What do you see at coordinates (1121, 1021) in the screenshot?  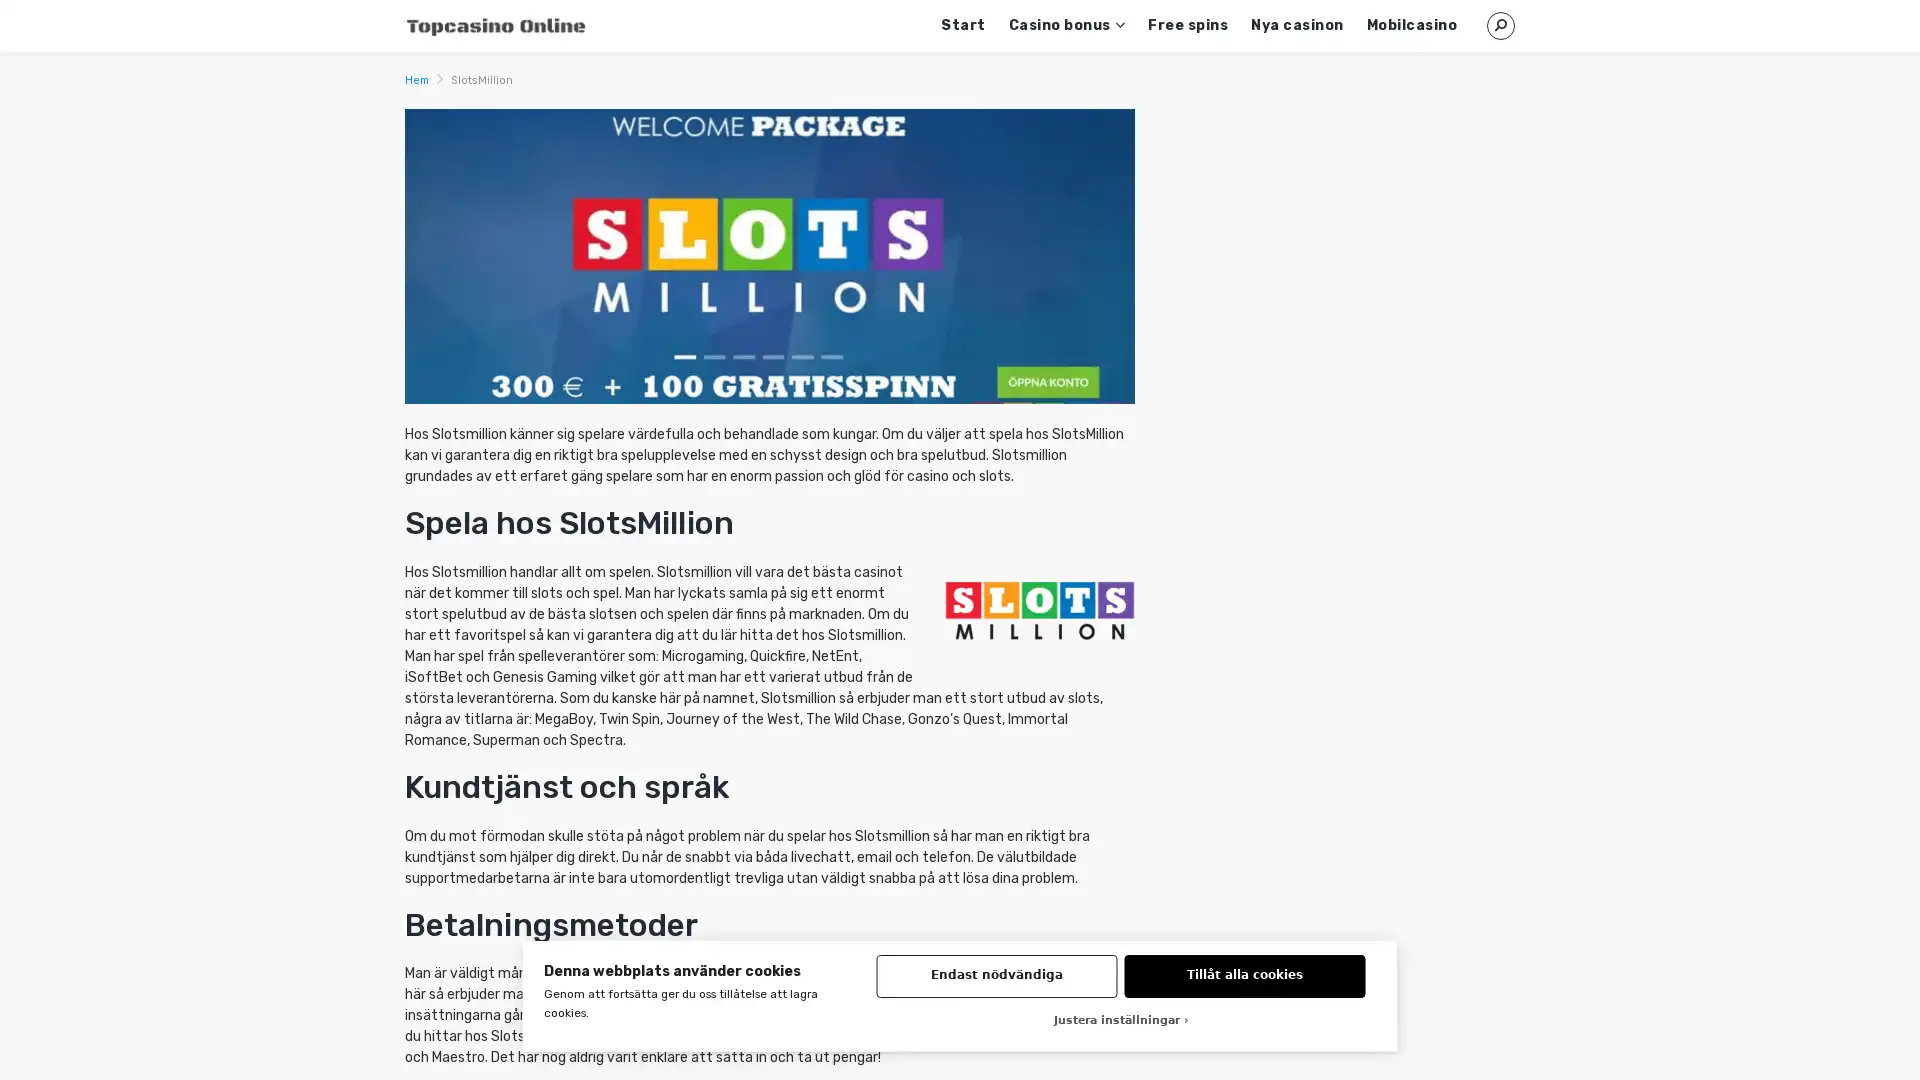 I see `Justera installningar` at bounding box center [1121, 1021].